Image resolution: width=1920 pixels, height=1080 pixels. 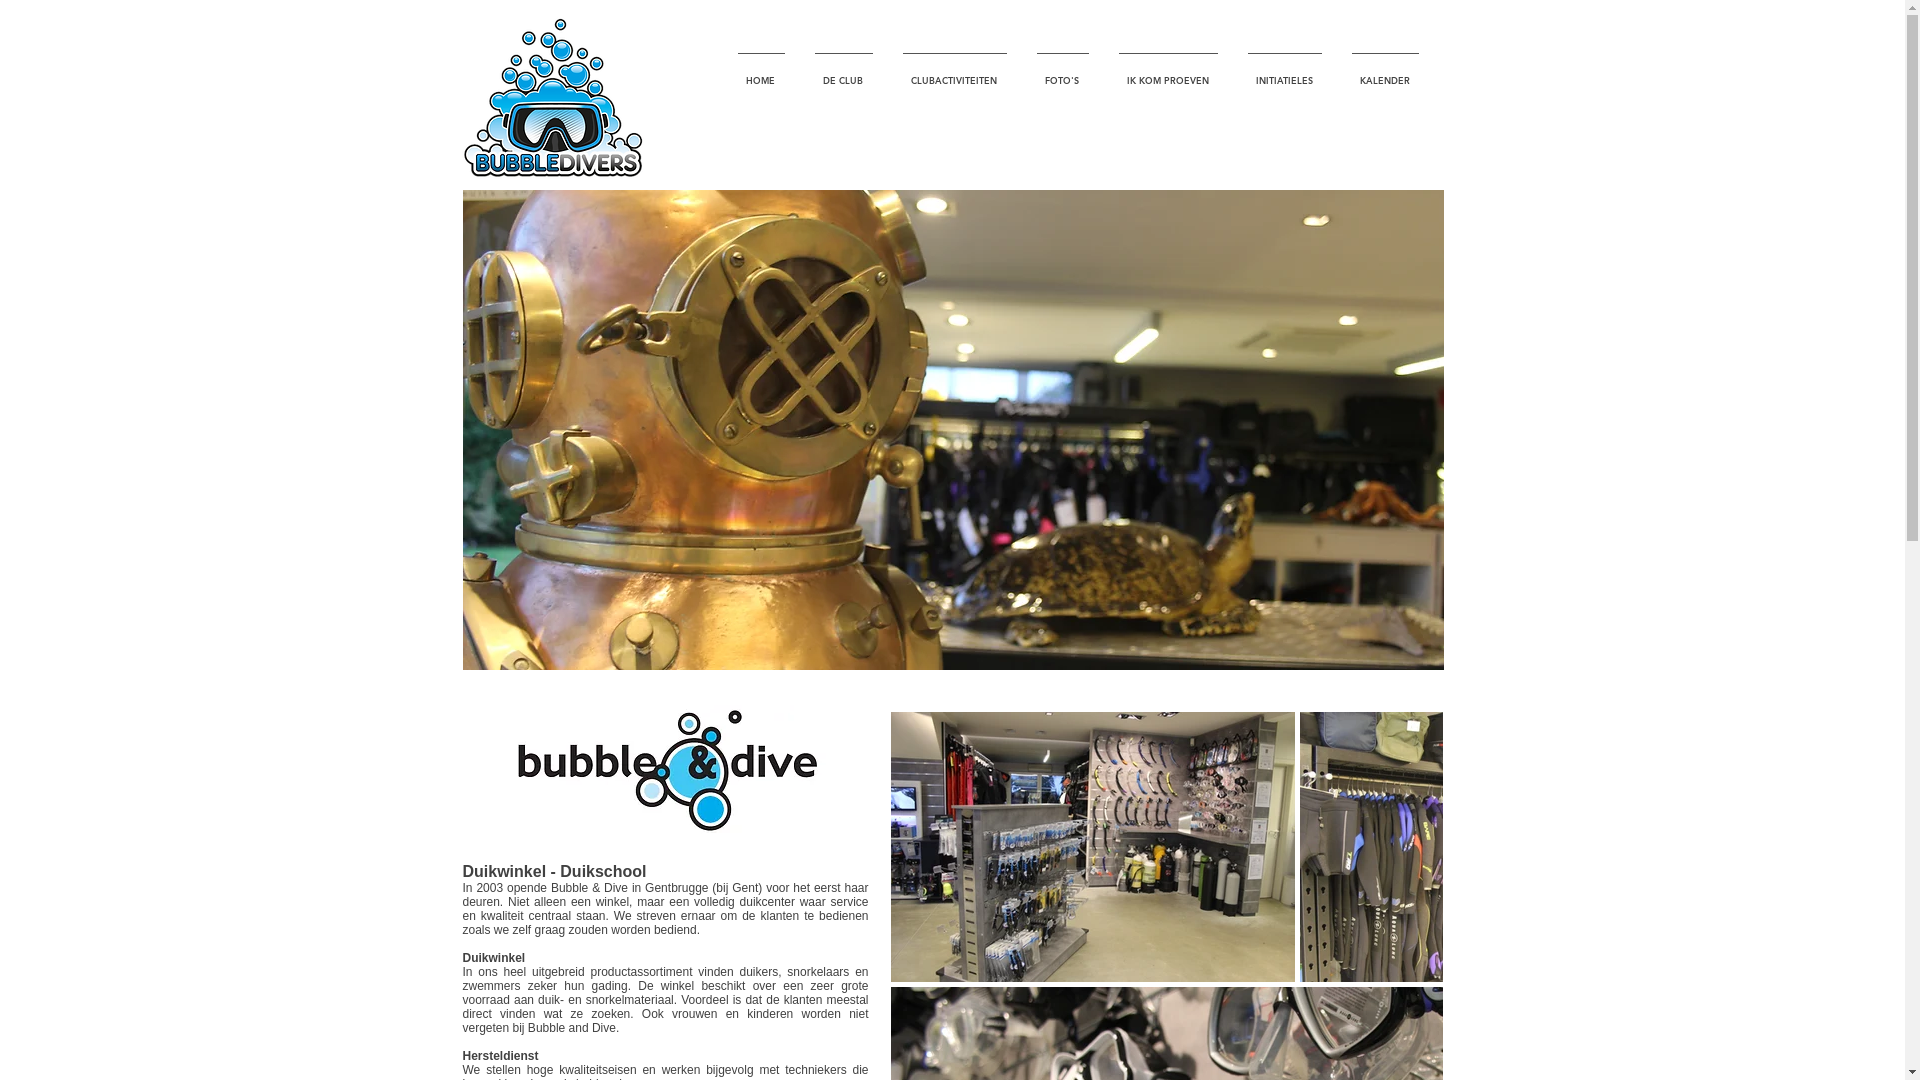 I want to click on 'CLUBACTIVITEITEN', so click(x=887, y=70).